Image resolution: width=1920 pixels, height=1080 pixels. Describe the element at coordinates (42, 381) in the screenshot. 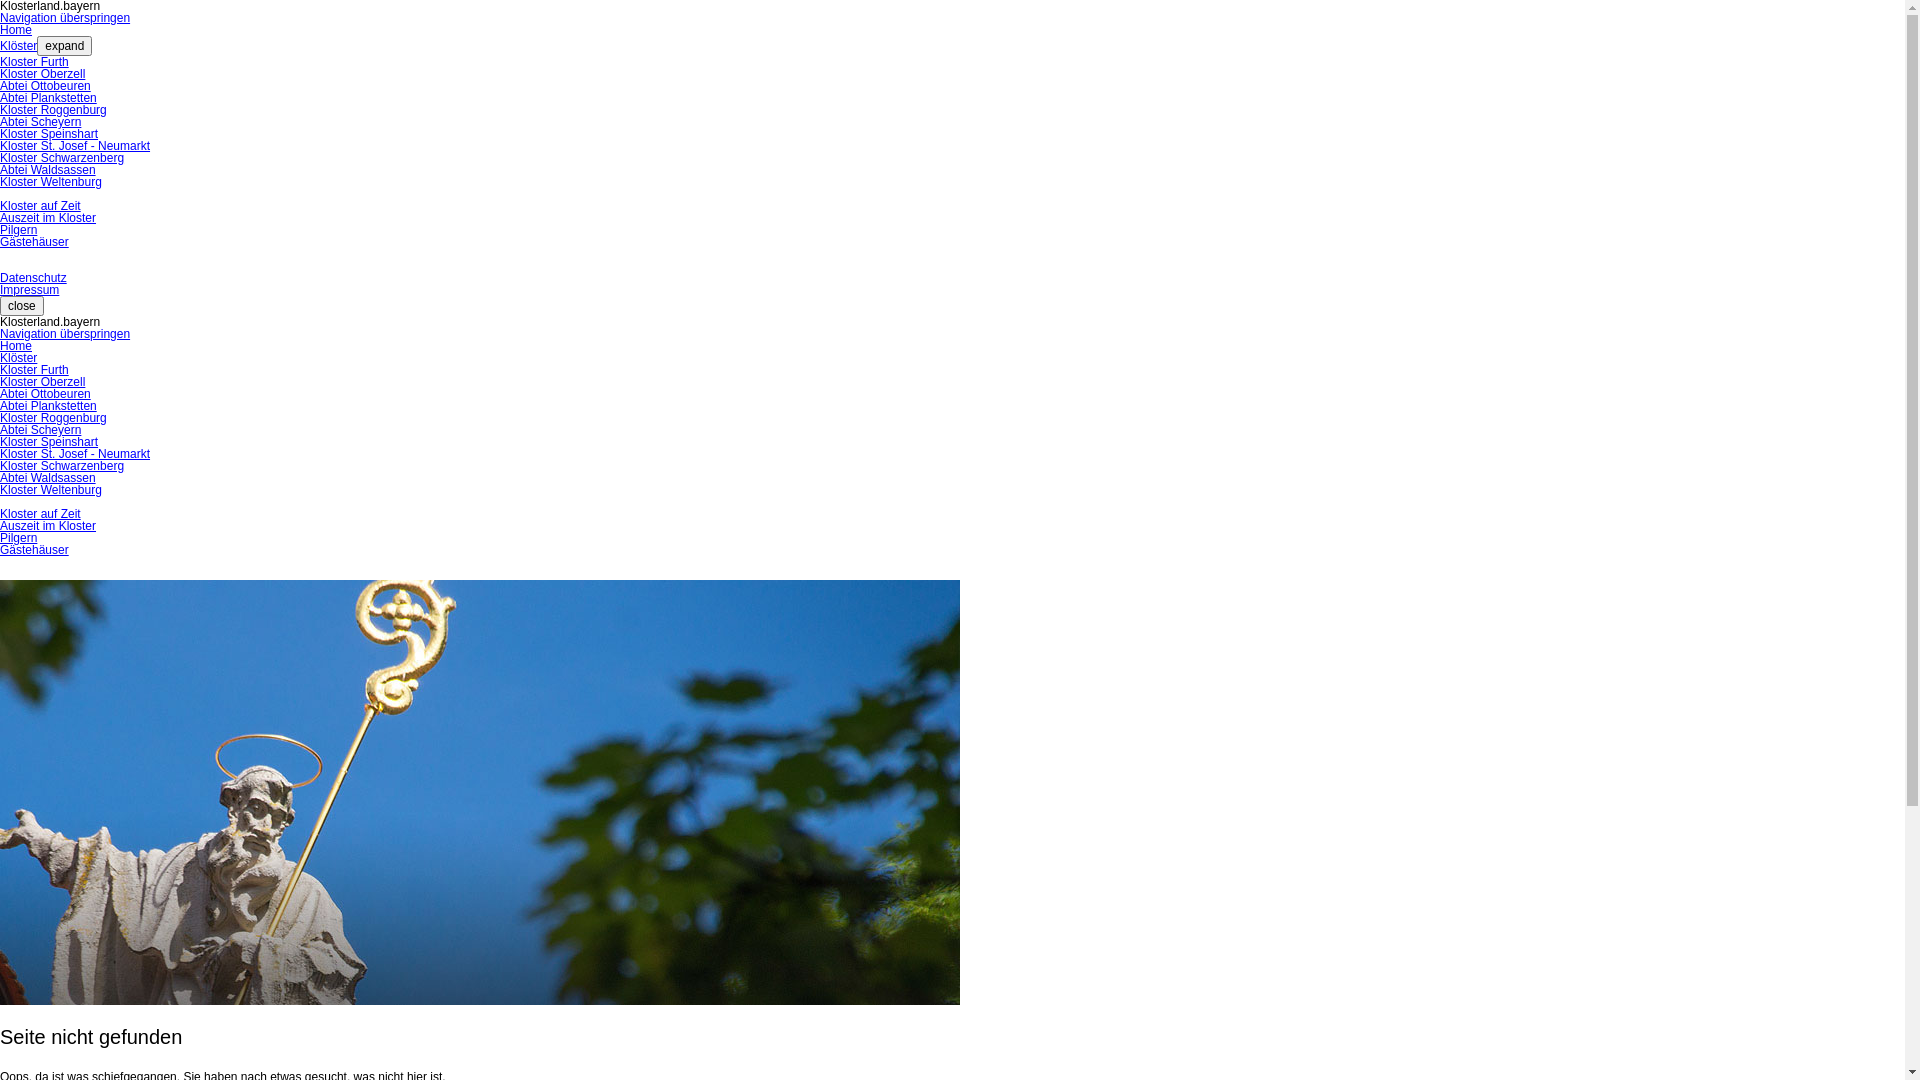

I see `'Kloster Oberzell'` at that location.